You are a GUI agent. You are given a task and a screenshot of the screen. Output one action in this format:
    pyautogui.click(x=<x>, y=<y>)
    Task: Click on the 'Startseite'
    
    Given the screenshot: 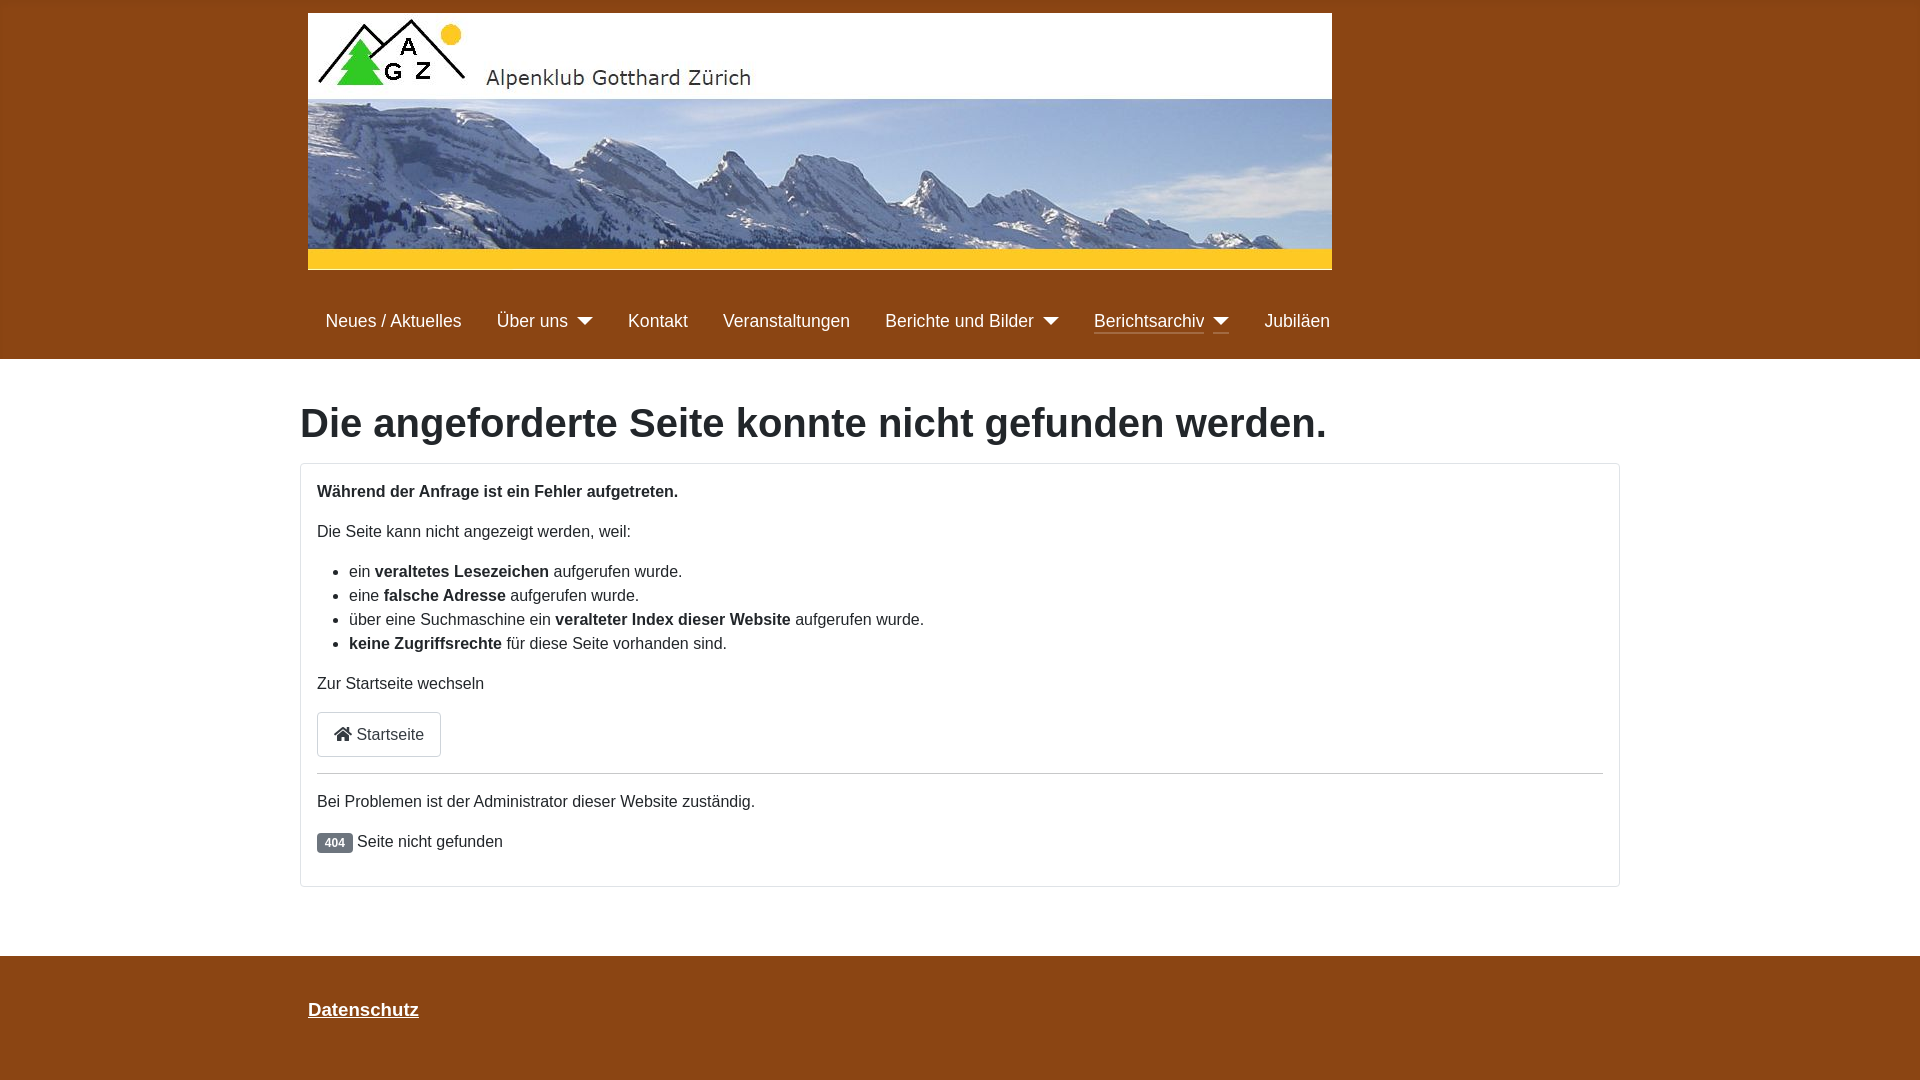 What is the action you would take?
    pyautogui.click(x=379, y=734)
    